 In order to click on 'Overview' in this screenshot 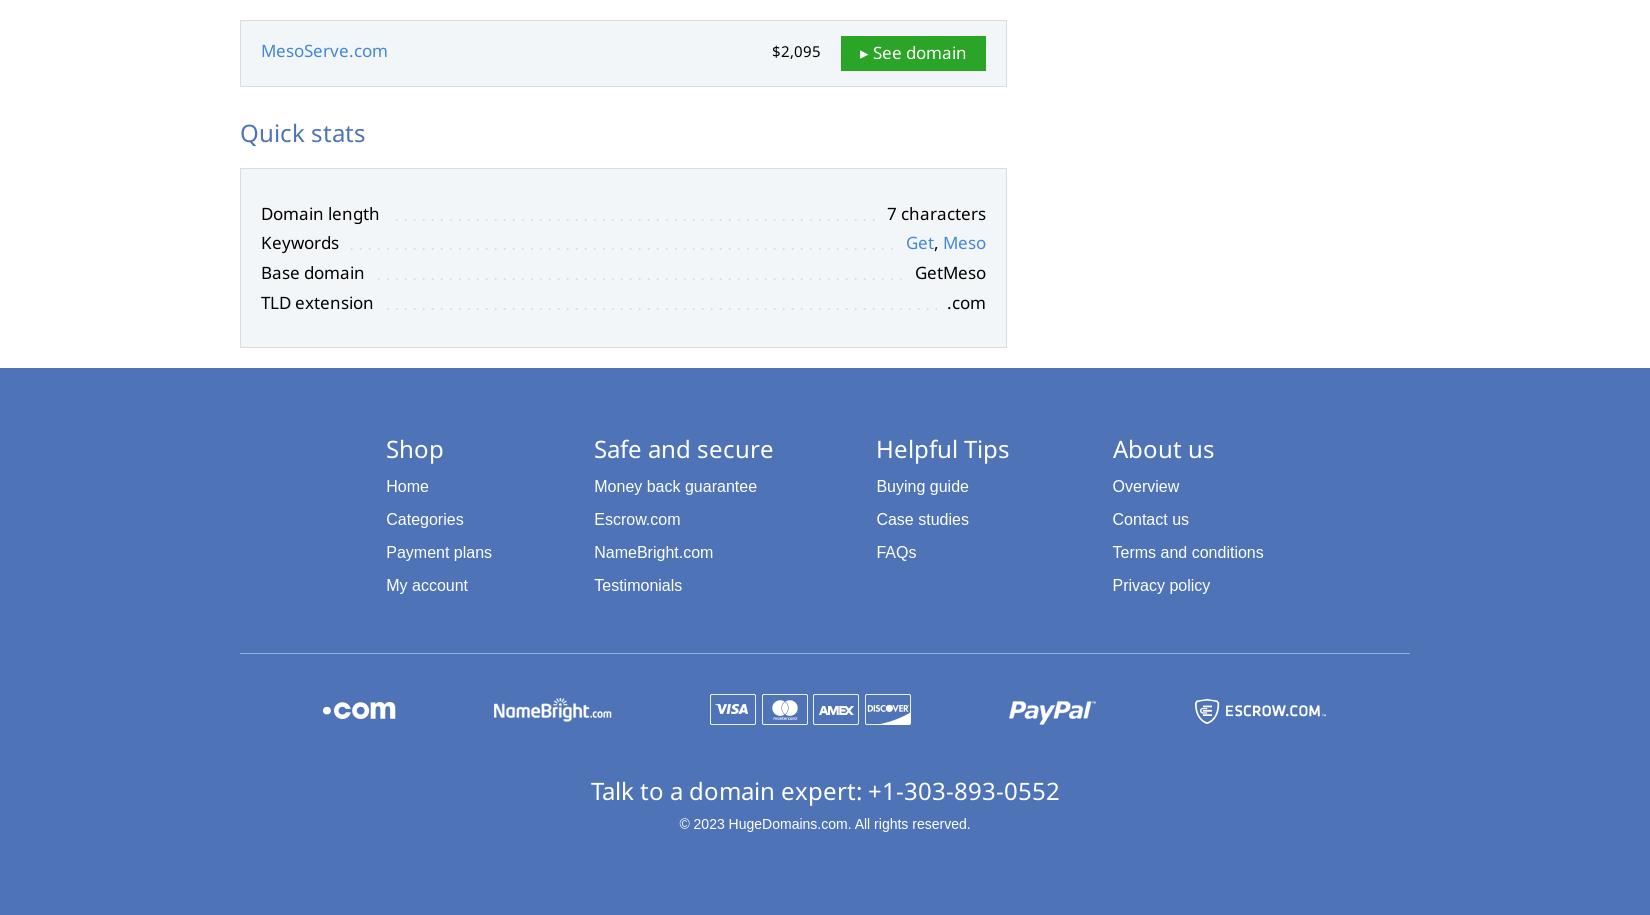, I will do `click(1145, 485)`.